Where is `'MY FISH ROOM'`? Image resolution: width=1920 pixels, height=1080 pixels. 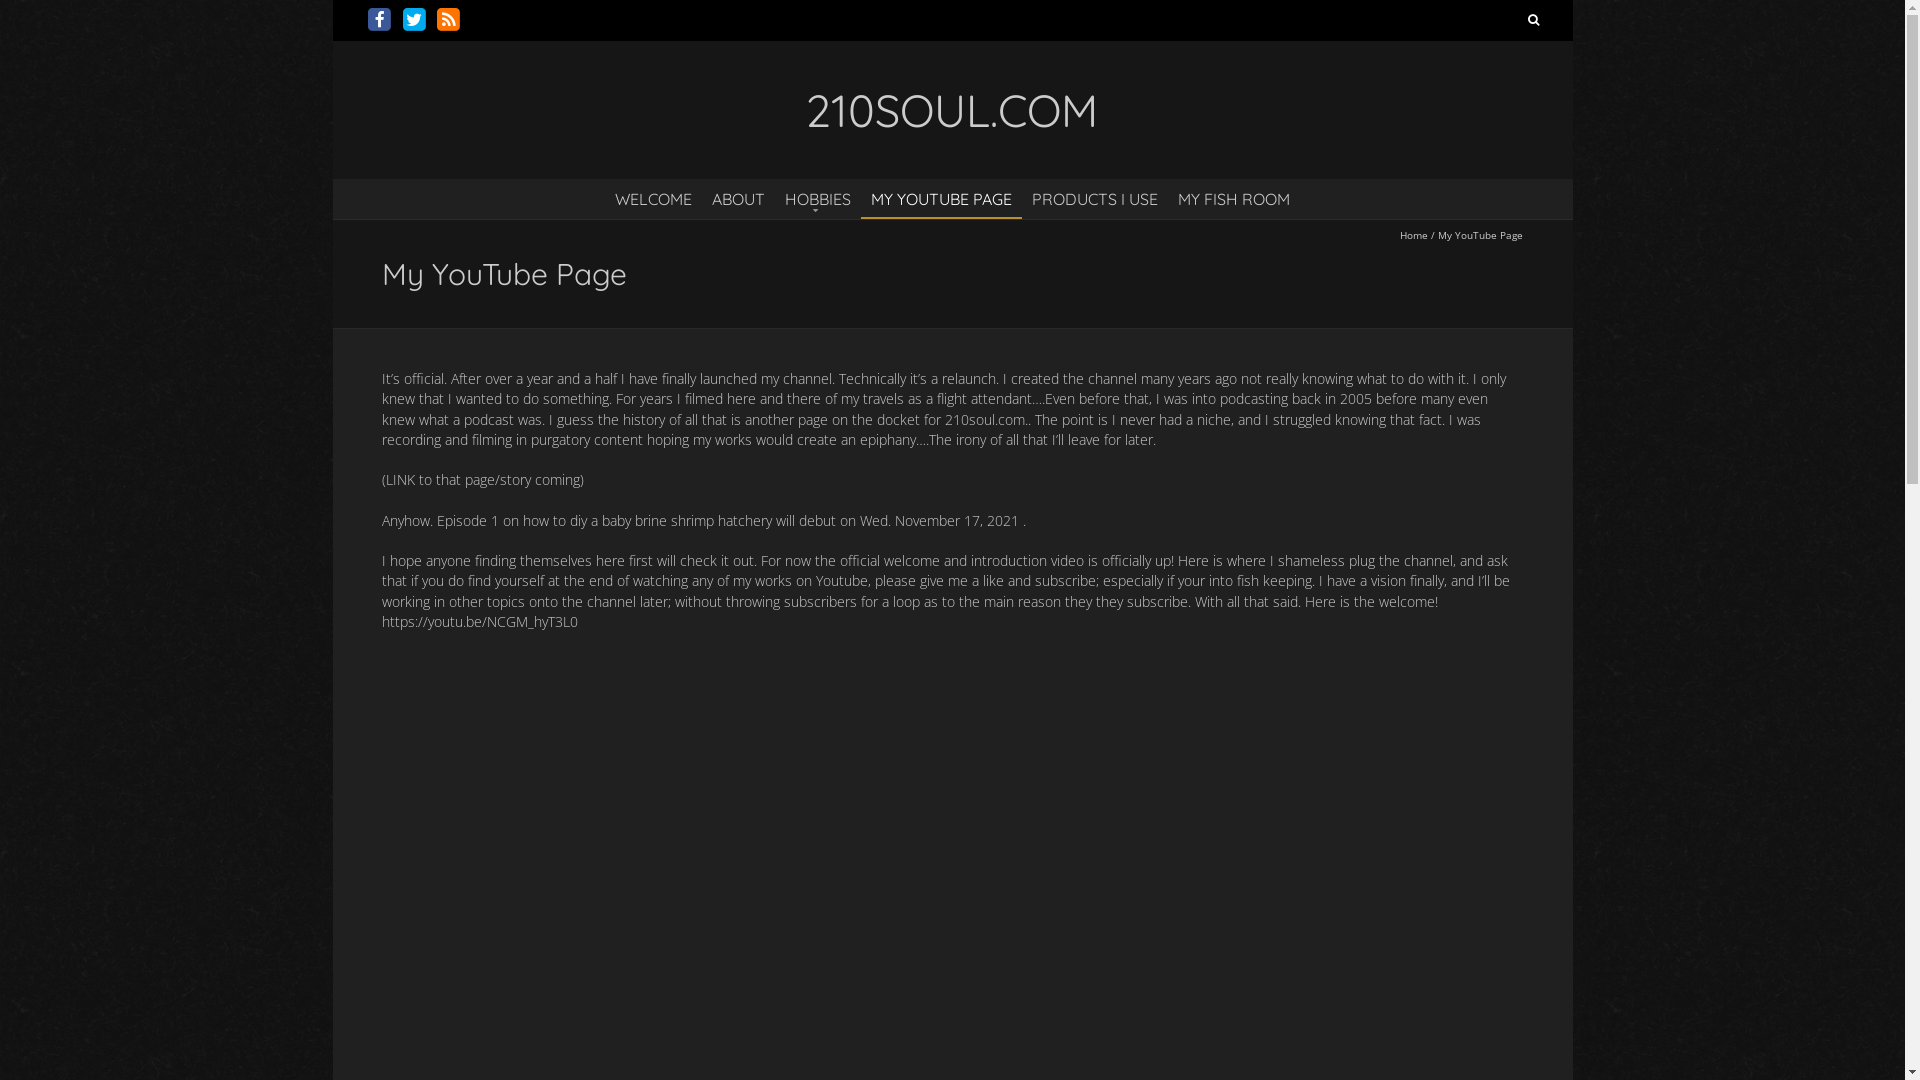
'MY FISH ROOM' is located at coordinates (1232, 197).